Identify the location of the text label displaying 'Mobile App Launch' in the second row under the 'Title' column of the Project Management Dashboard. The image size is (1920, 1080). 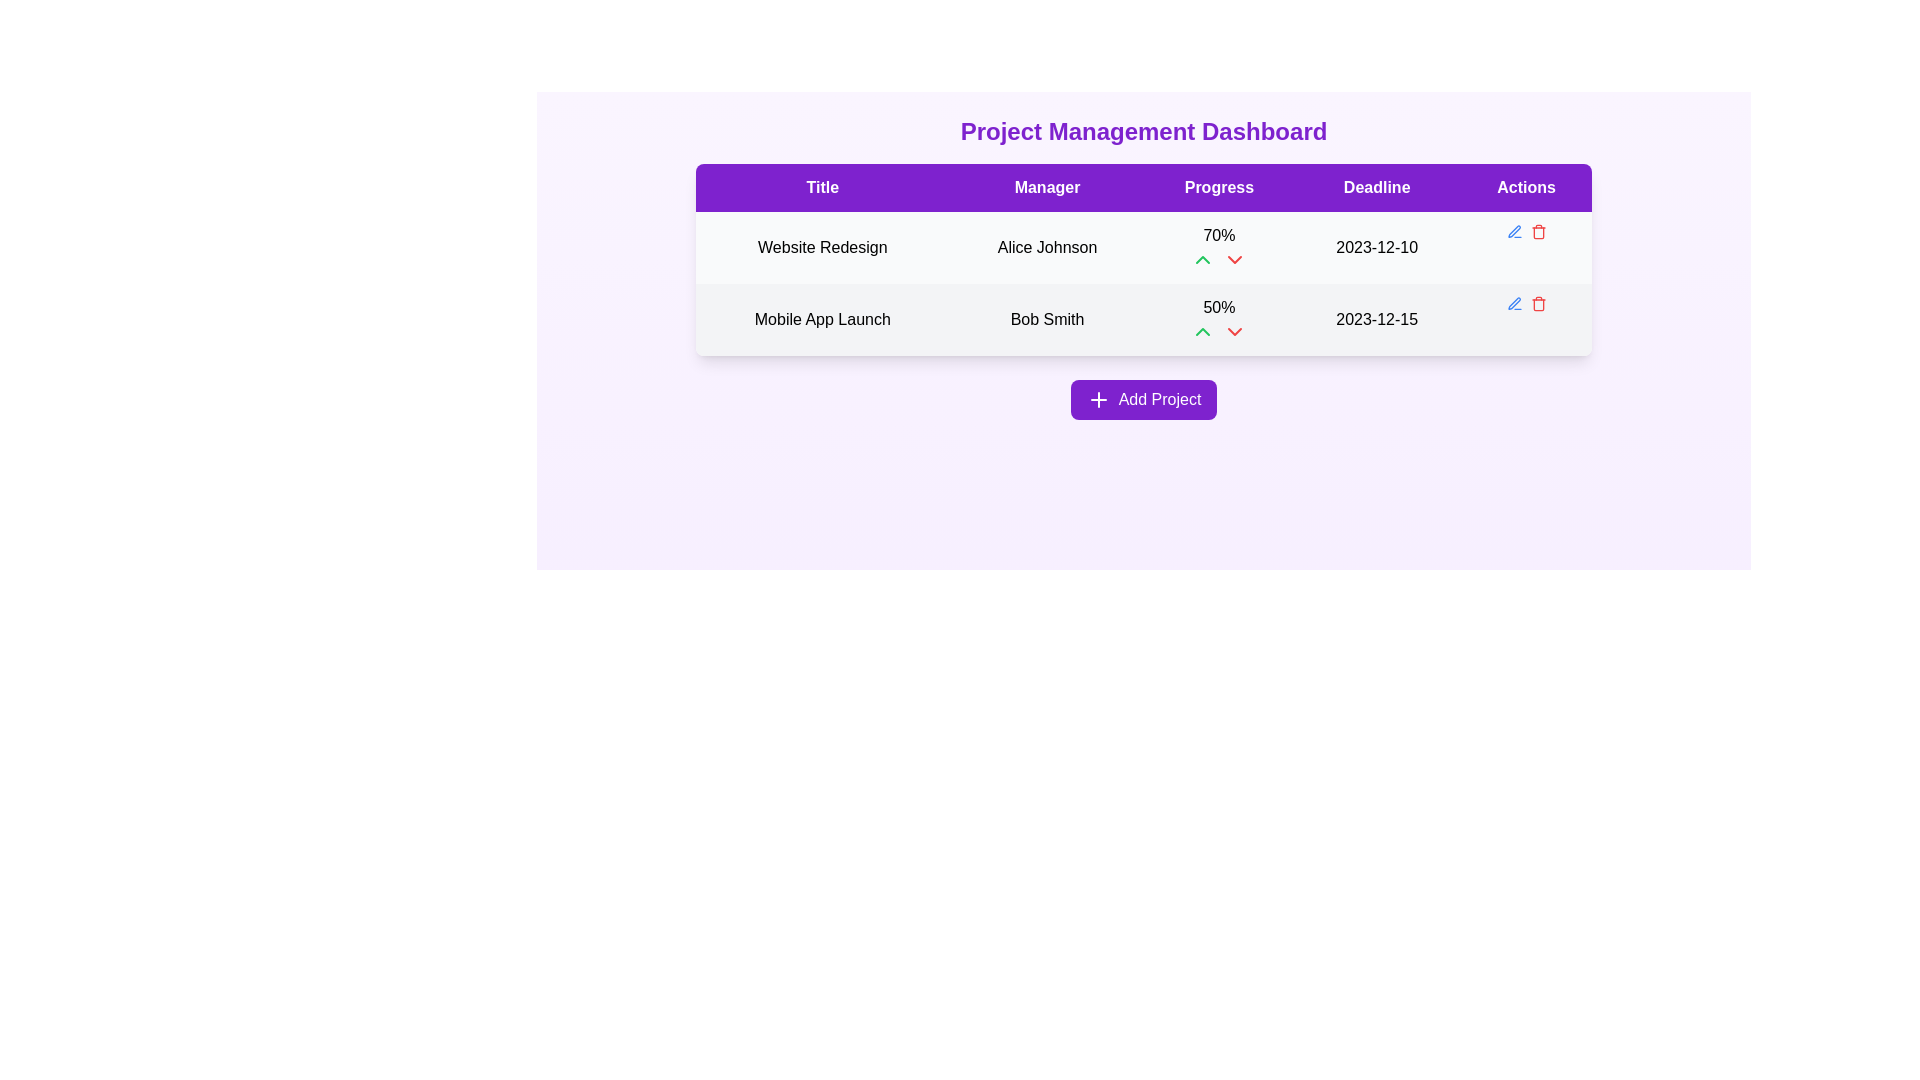
(822, 319).